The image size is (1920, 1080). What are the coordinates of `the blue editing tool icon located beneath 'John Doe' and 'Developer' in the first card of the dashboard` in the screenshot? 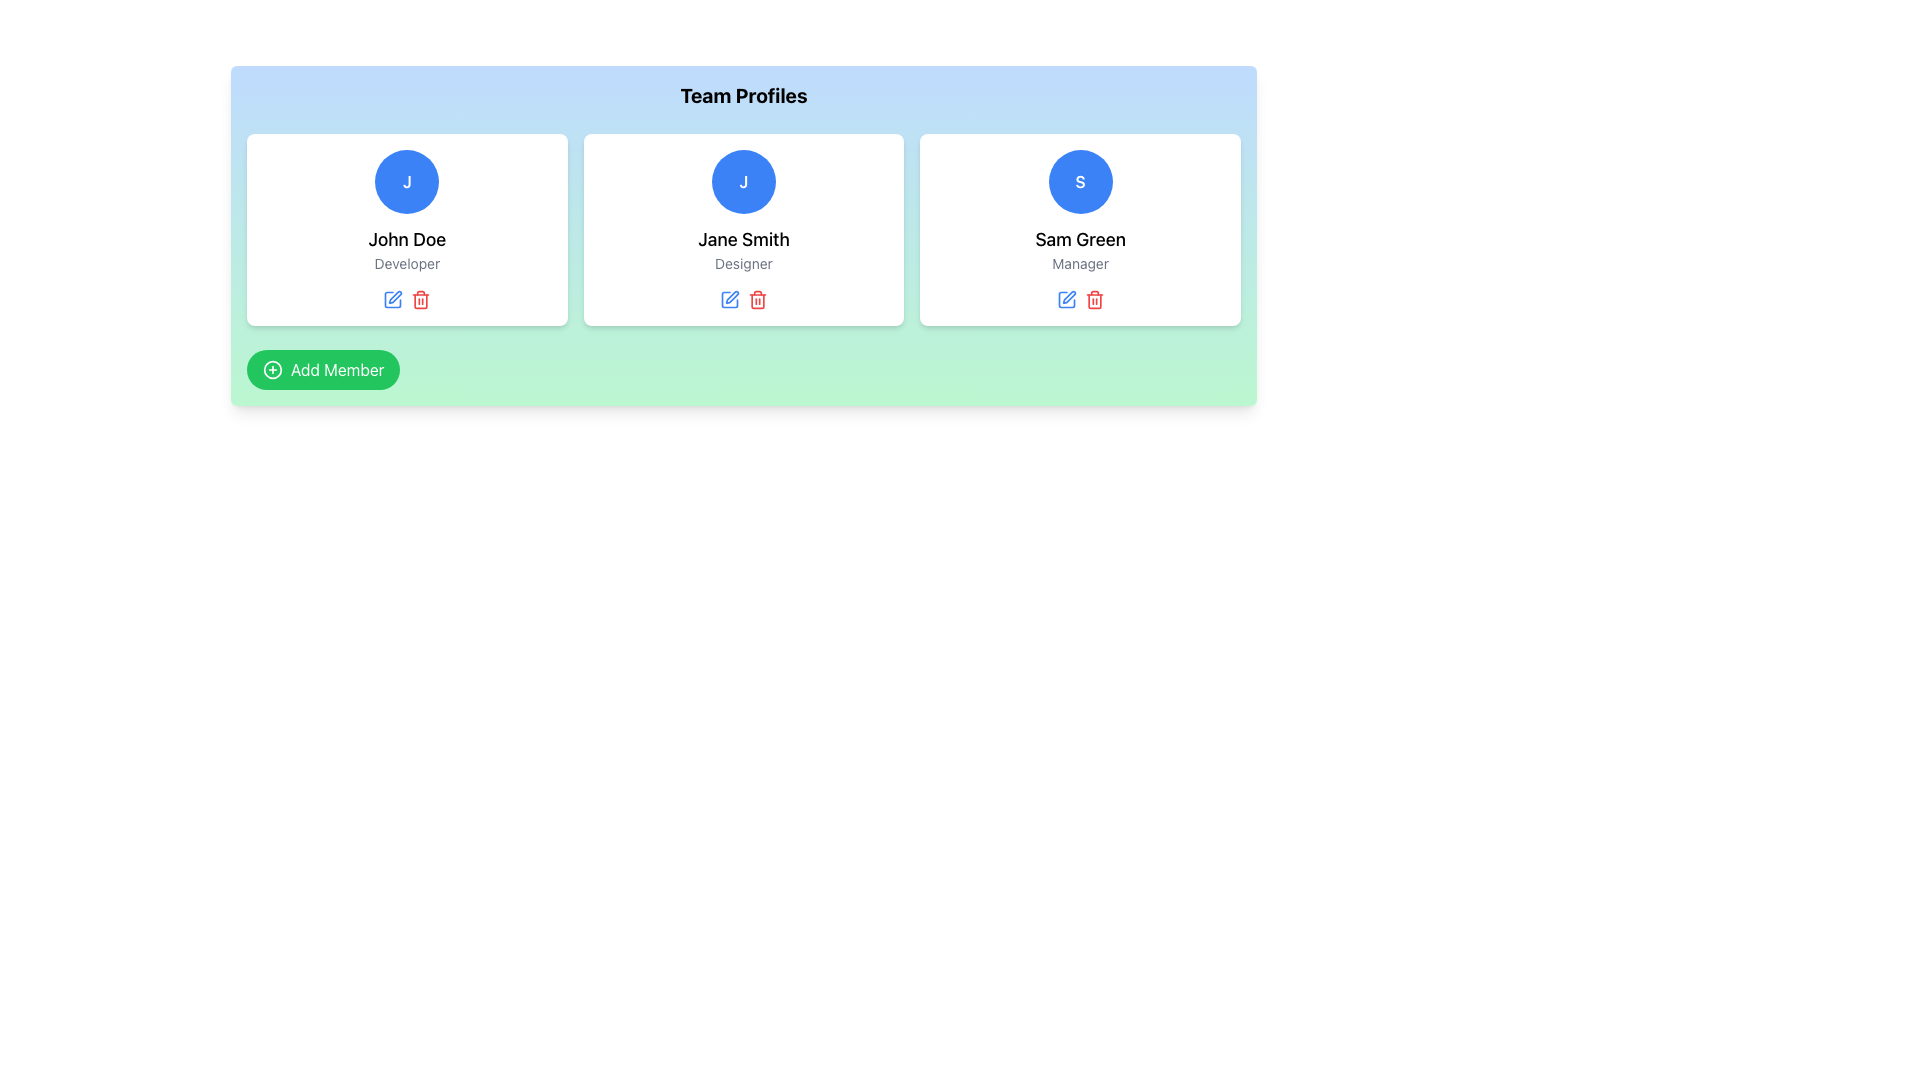 It's located at (393, 300).